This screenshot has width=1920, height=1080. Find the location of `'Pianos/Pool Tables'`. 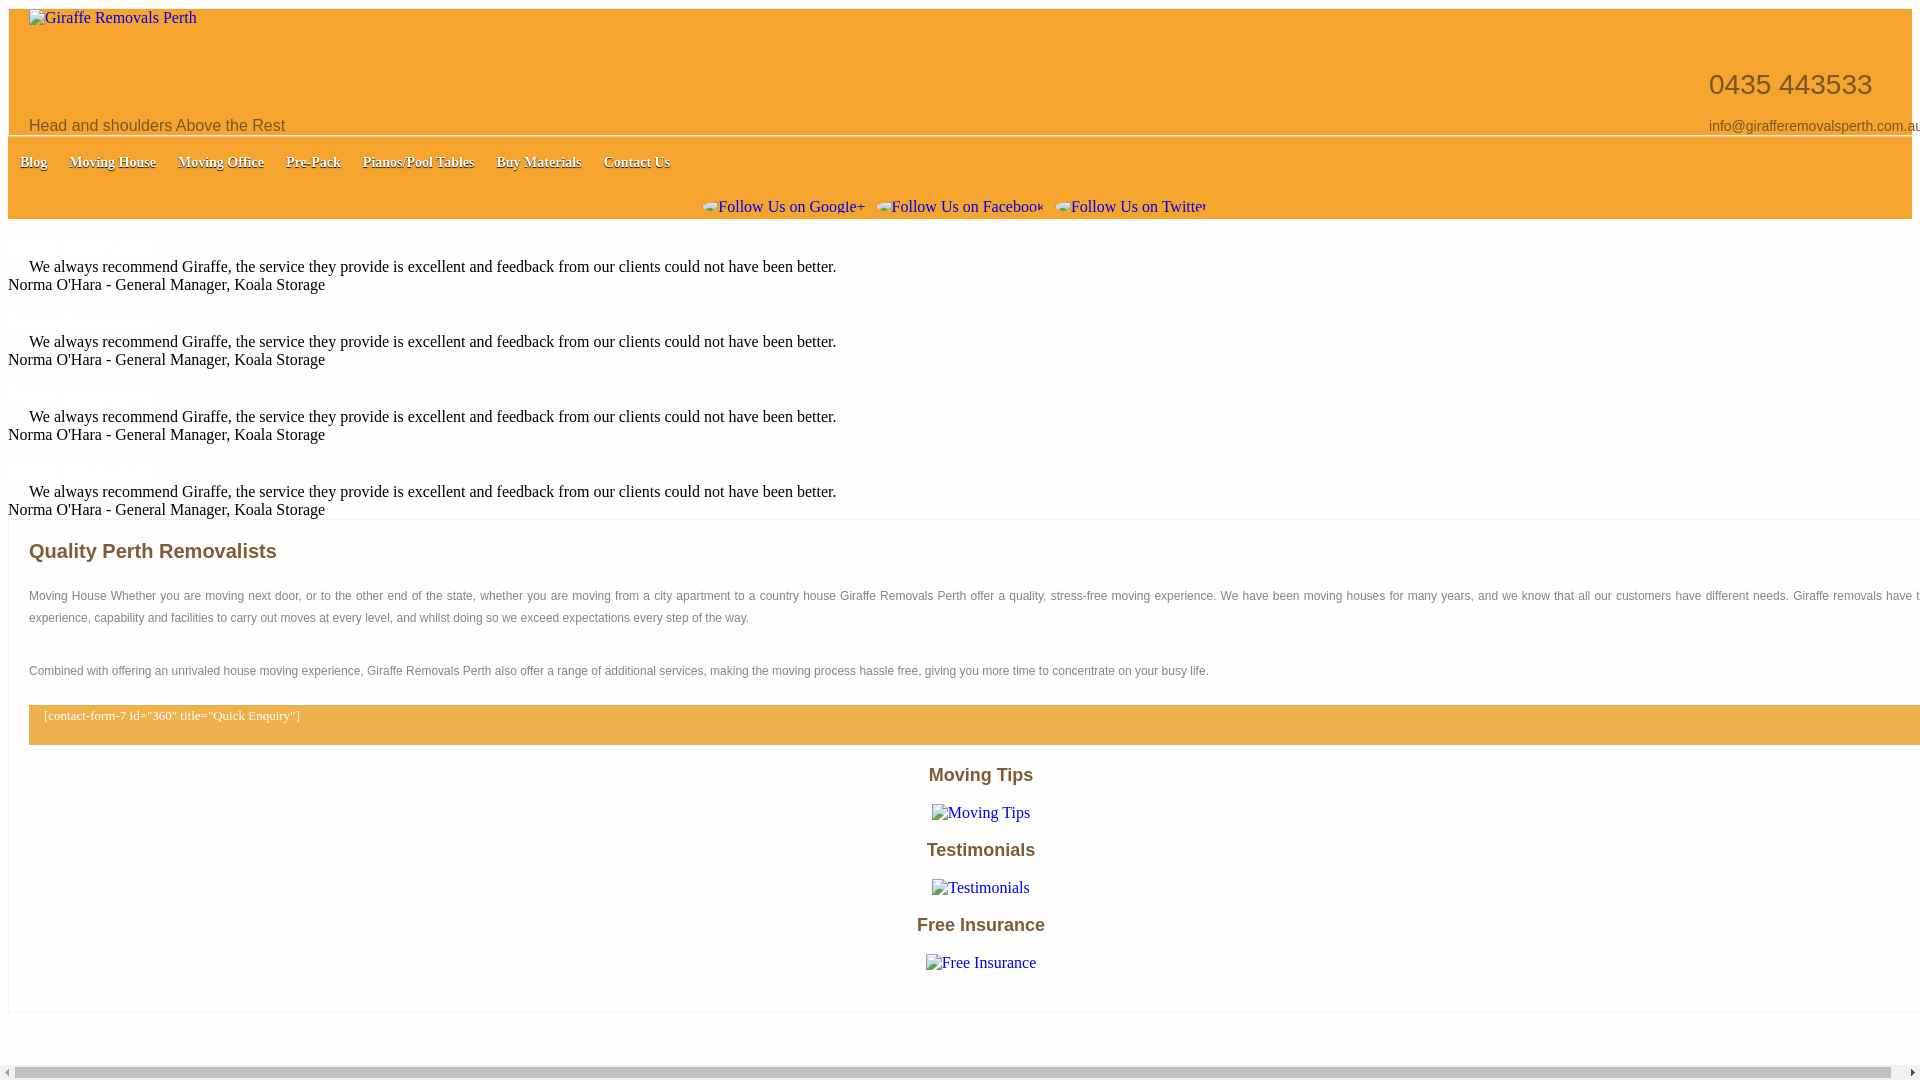

'Pianos/Pool Tables' is located at coordinates (363, 161).